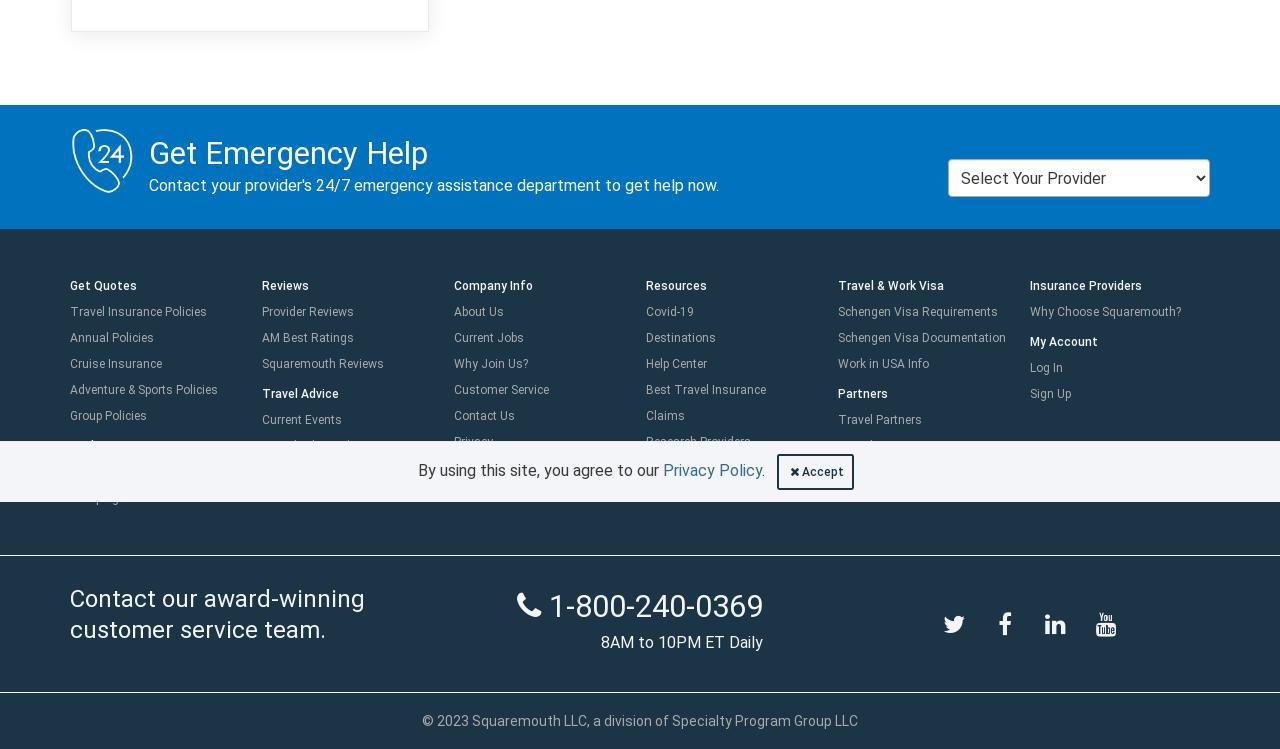 The height and width of the screenshot is (749, 1280). Describe the element at coordinates (917, 311) in the screenshot. I see `'Schengen Visa Requirements'` at that location.